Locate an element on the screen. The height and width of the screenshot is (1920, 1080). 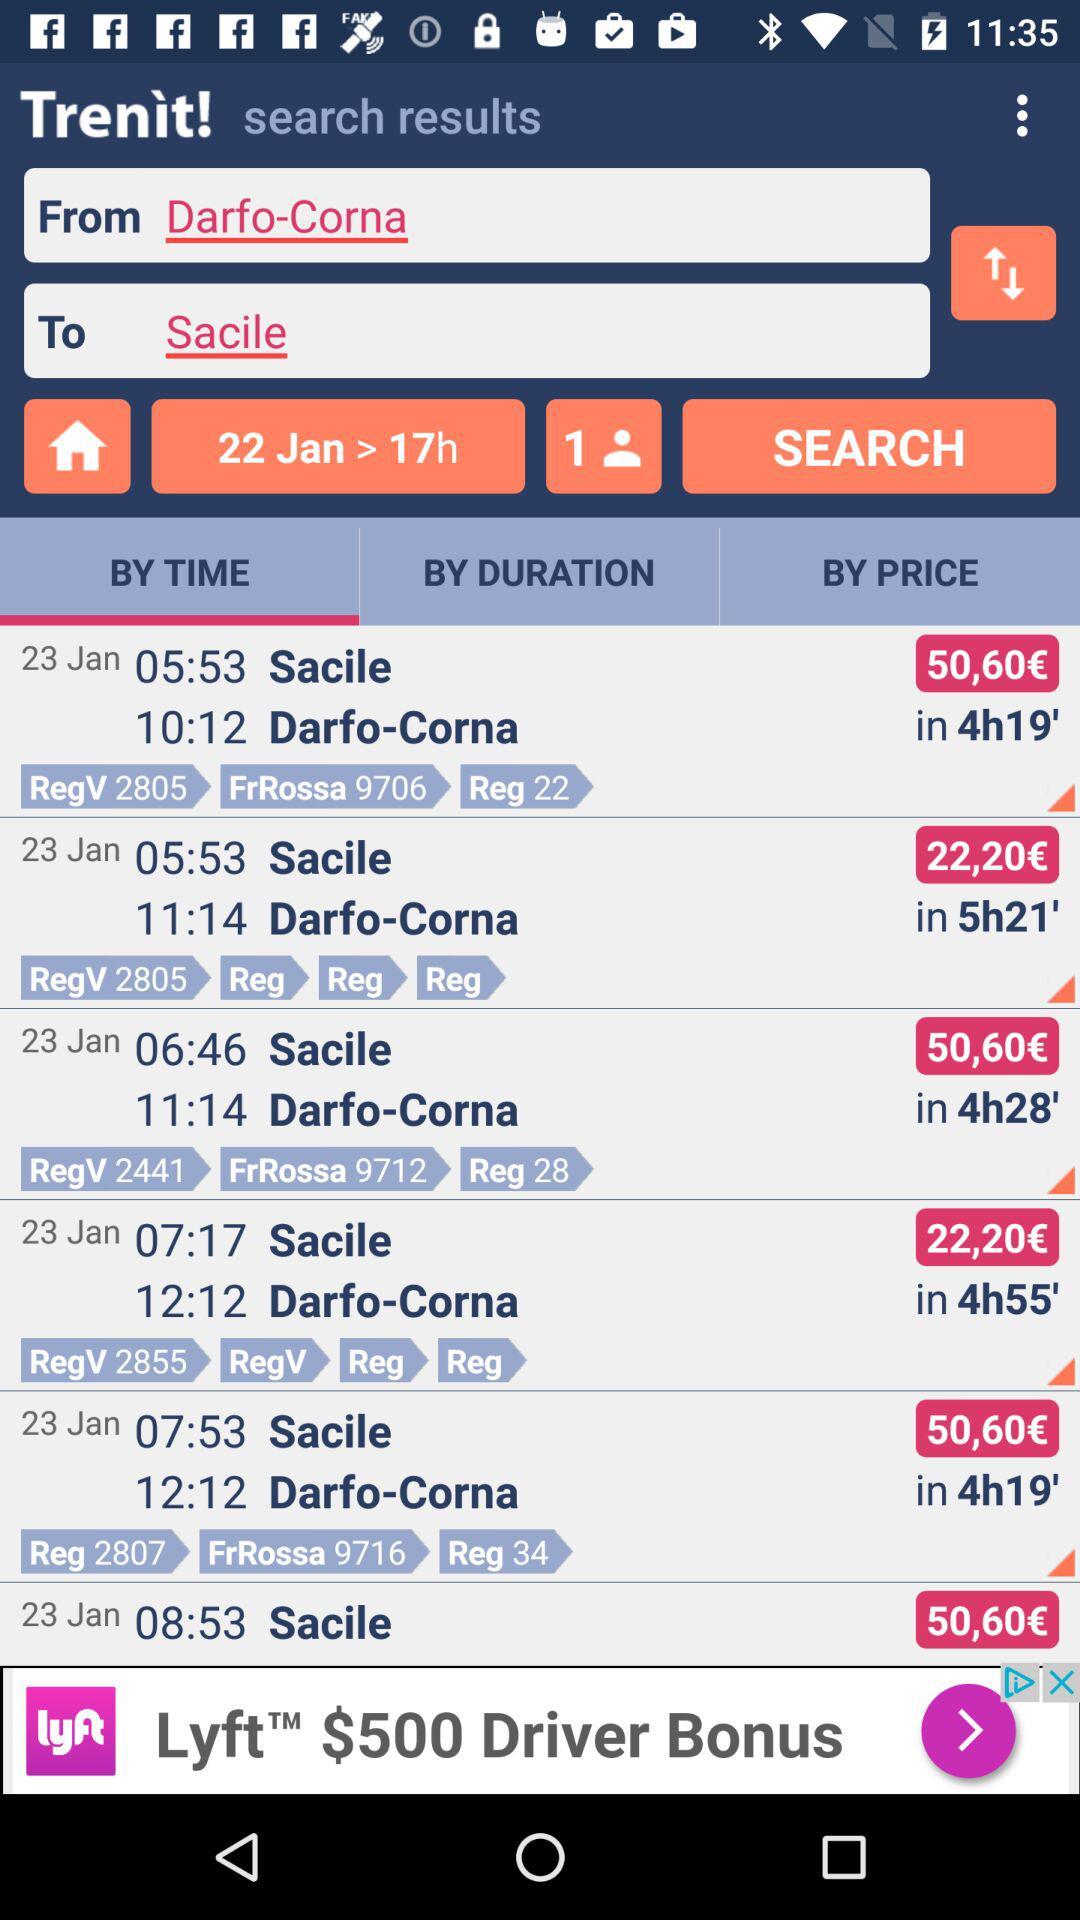
the text which is to the immediate right of to is located at coordinates (535, 331).